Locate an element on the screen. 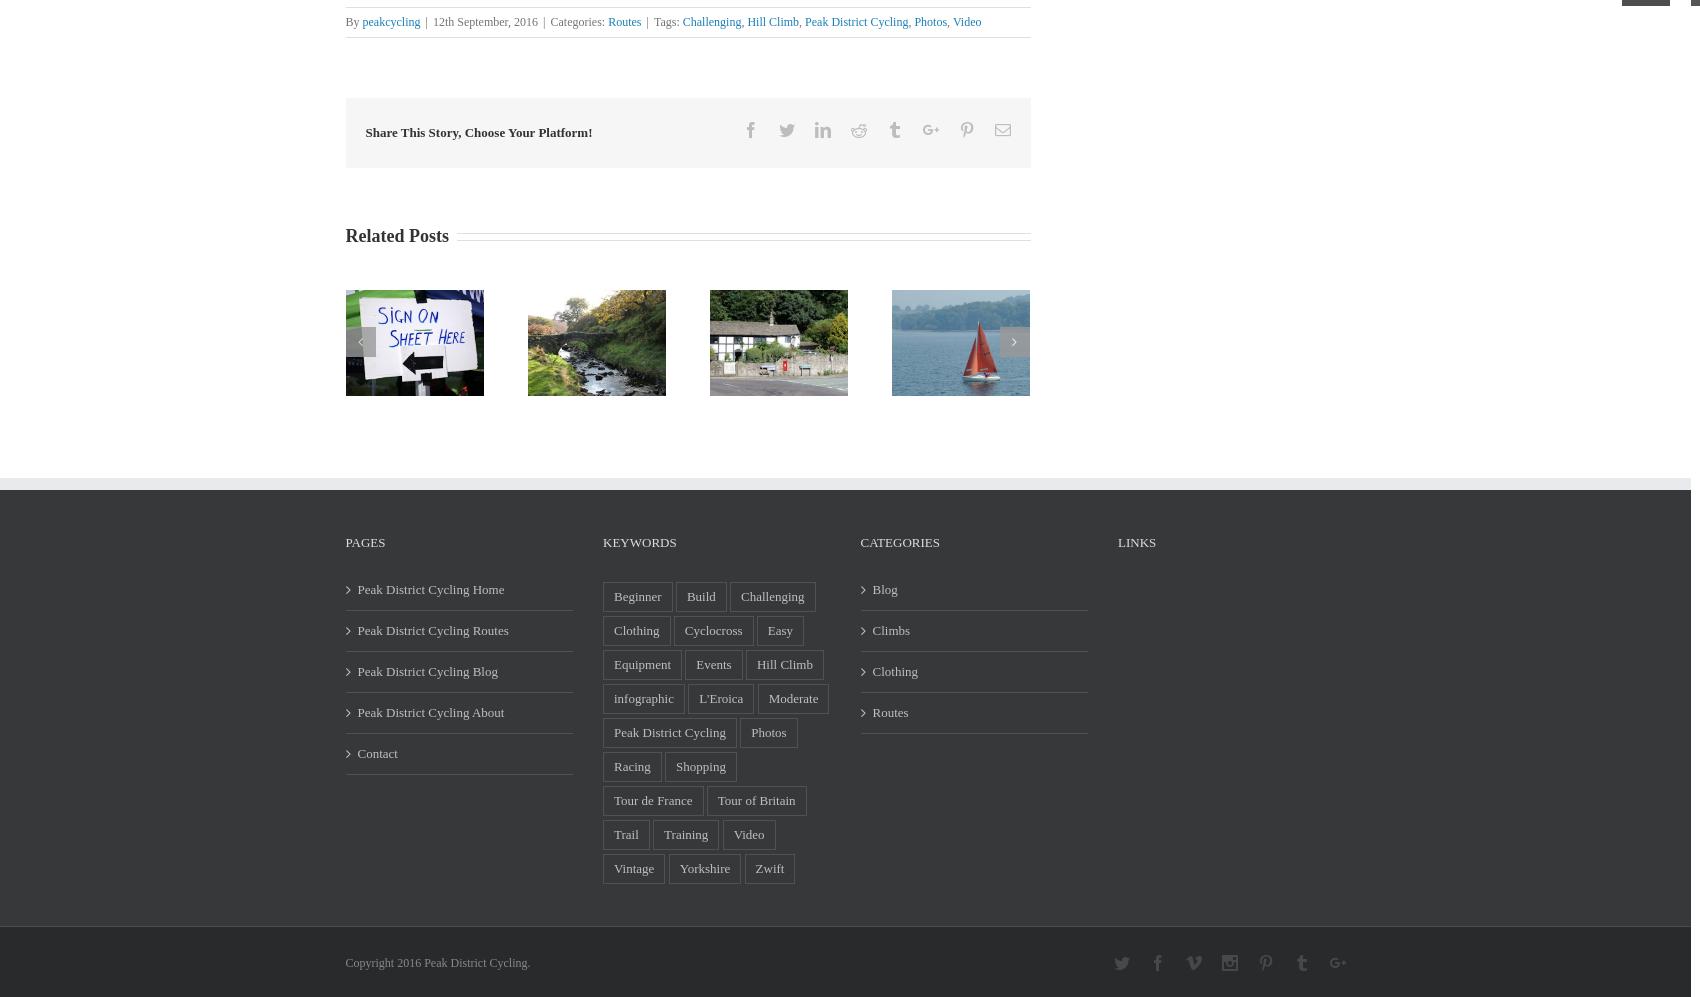 The image size is (1700, 997). 'peakcycling' is located at coordinates (390, 22).